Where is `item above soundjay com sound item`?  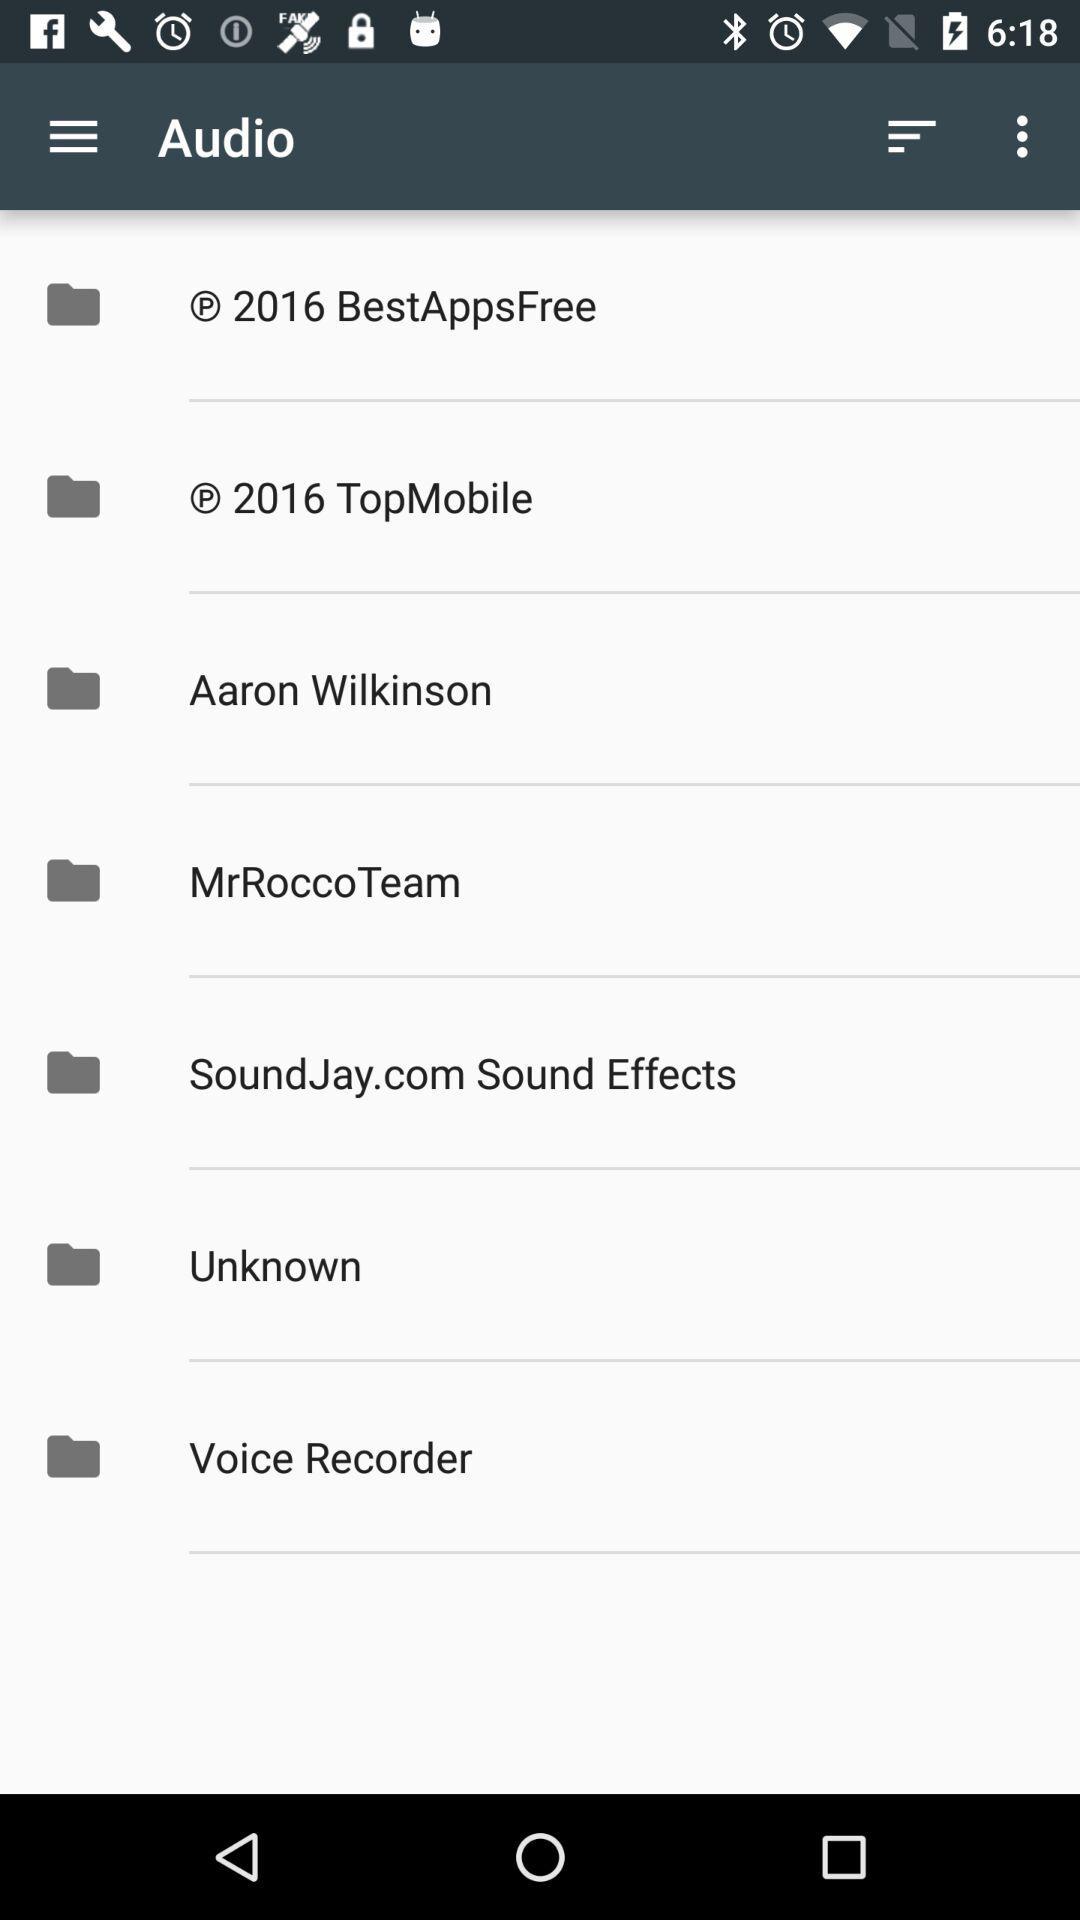
item above soundjay com sound item is located at coordinates (612, 880).